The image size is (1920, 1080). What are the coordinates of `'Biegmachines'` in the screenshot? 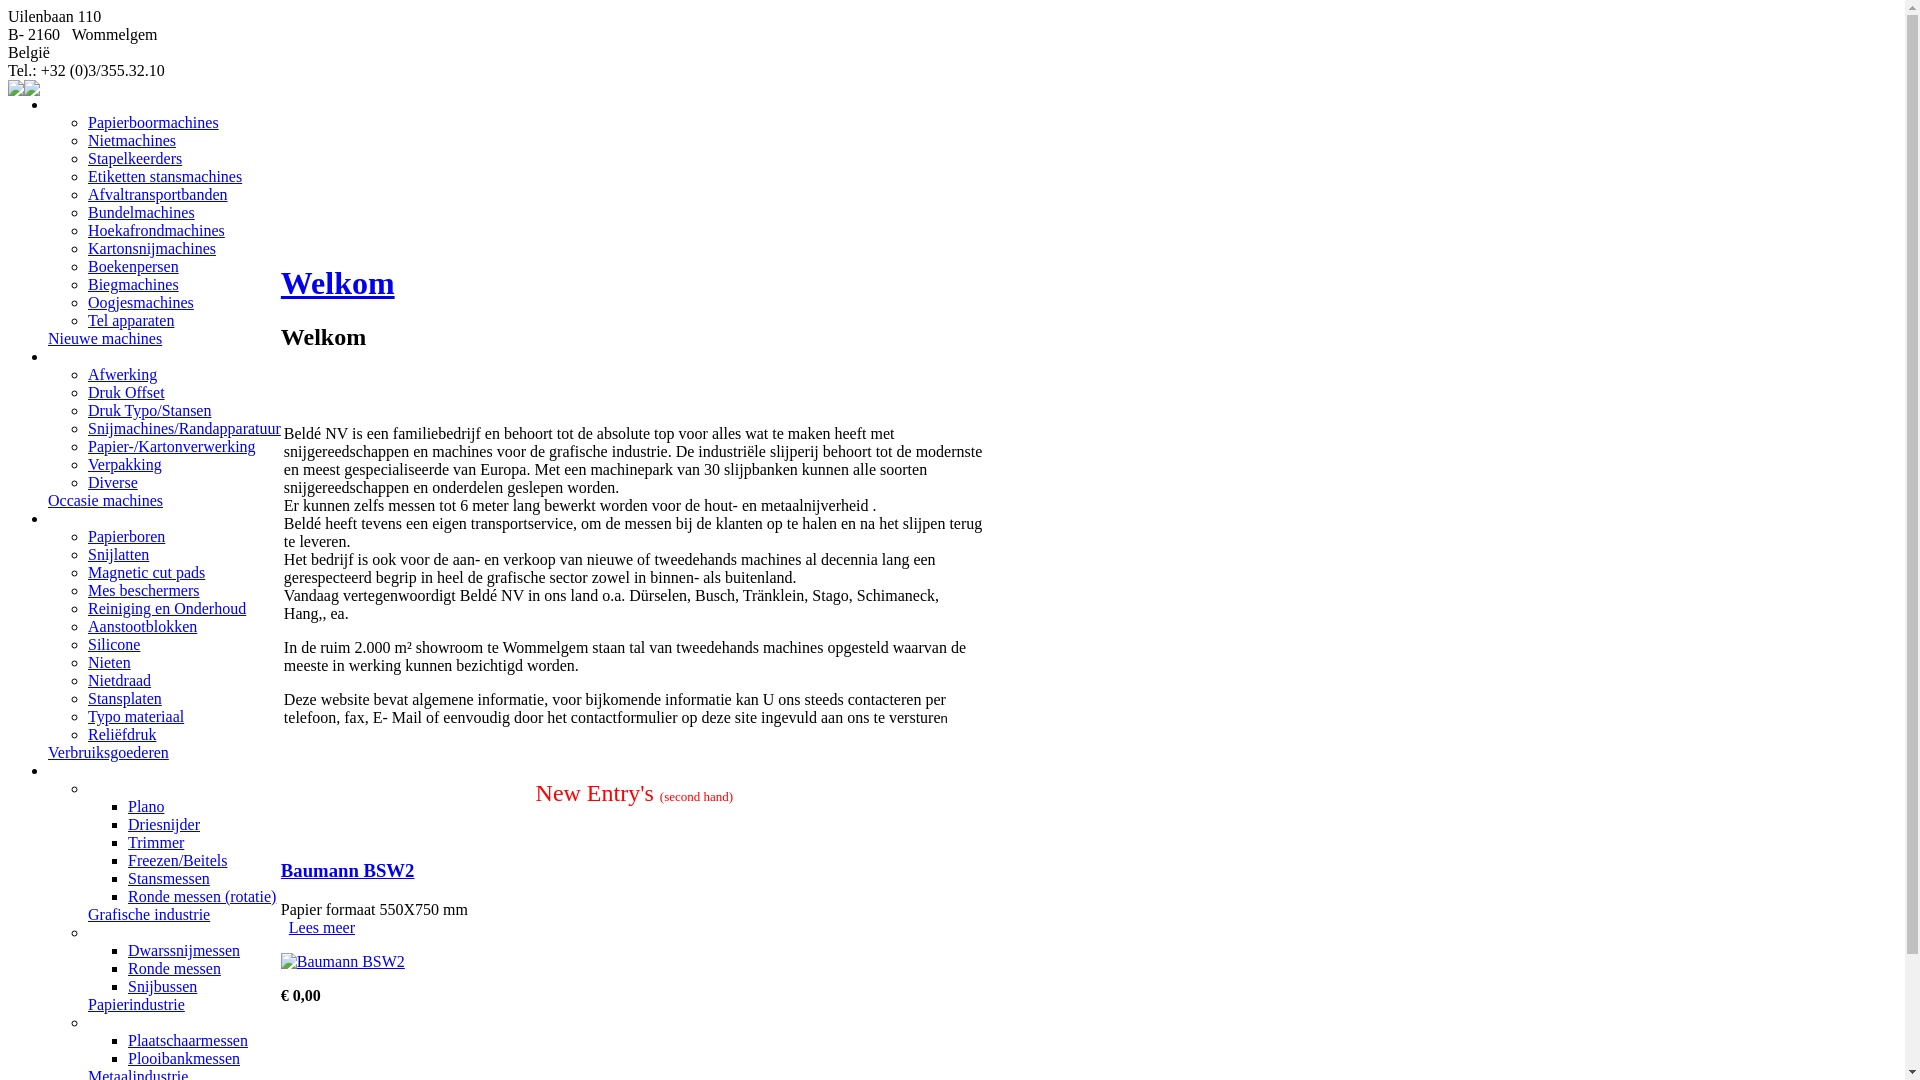 It's located at (132, 284).